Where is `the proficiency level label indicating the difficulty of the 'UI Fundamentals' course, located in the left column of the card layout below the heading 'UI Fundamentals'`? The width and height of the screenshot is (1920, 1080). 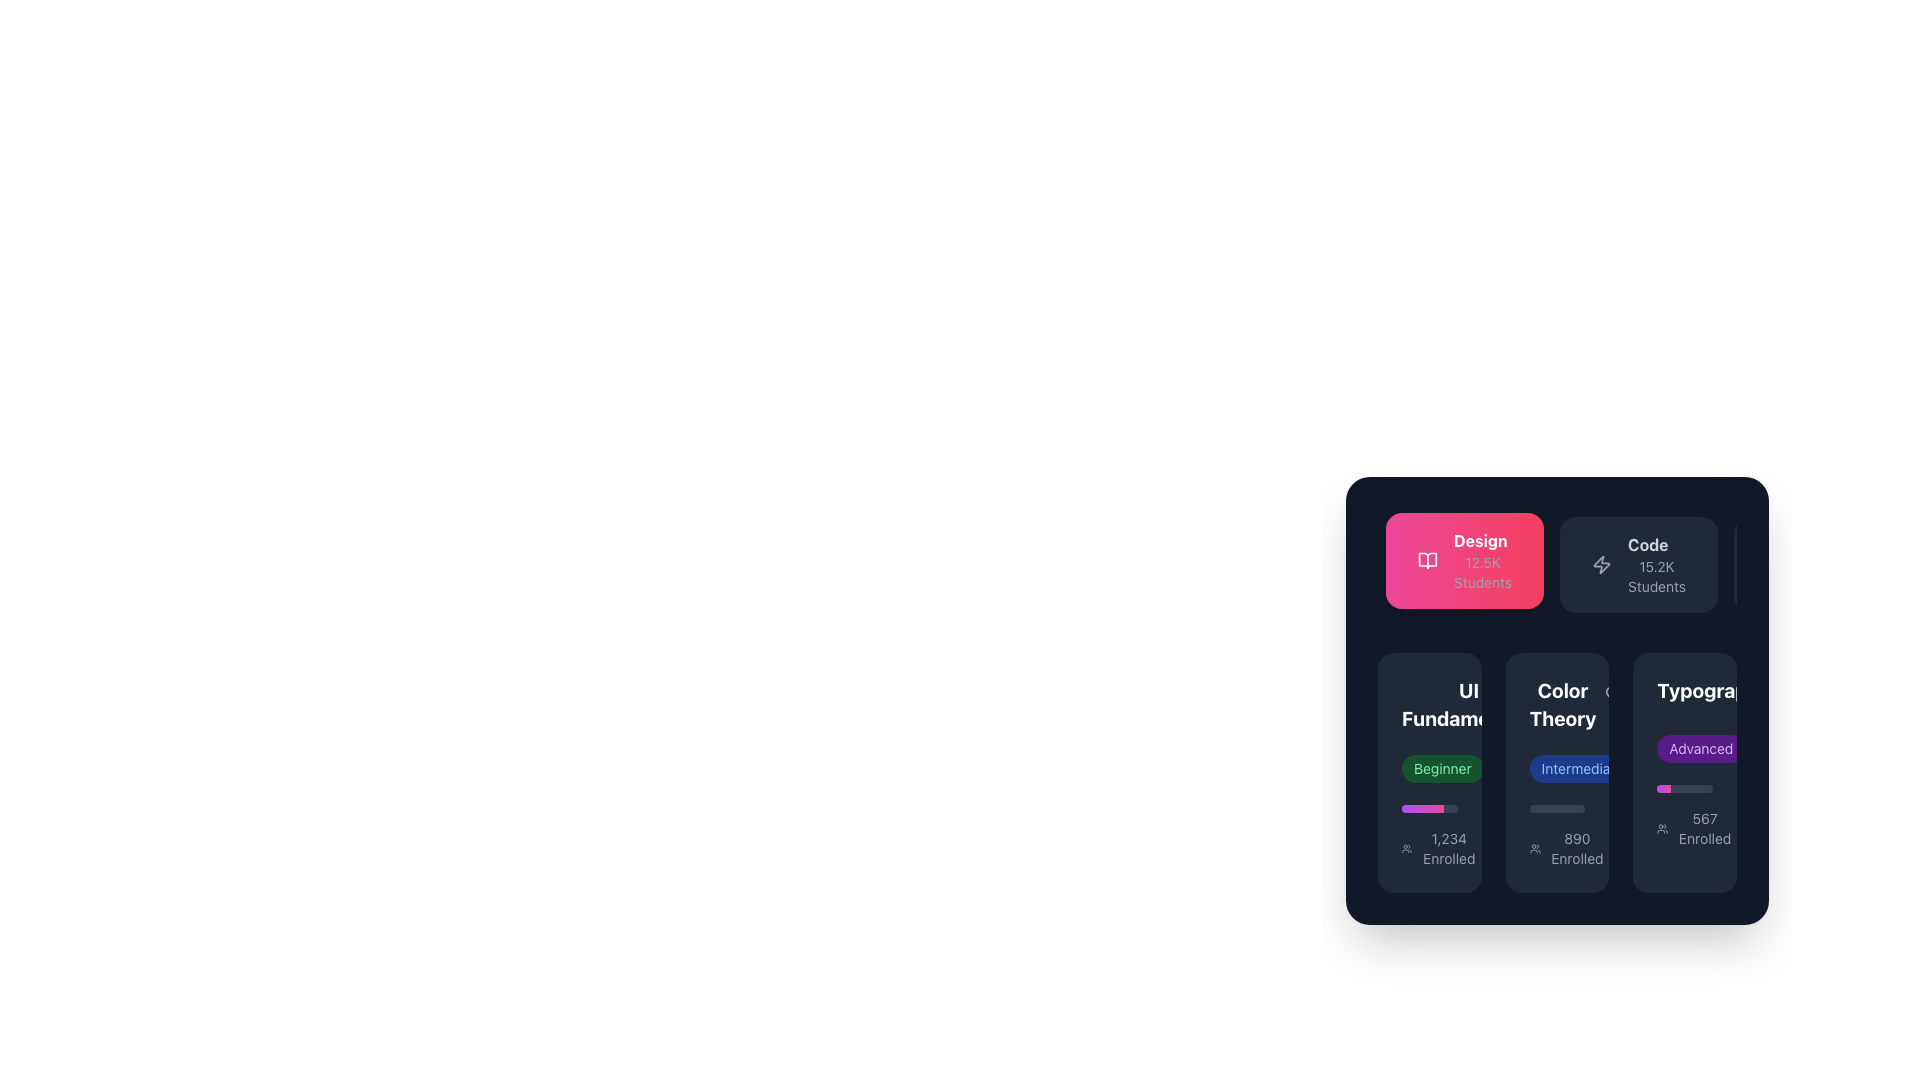
the proficiency level label indicating the difficulty of the 'UI Fundamentals' course, located in the left column of the card layout below the heading 'UI Fundamentals' is located at coordinates (1428, 767).